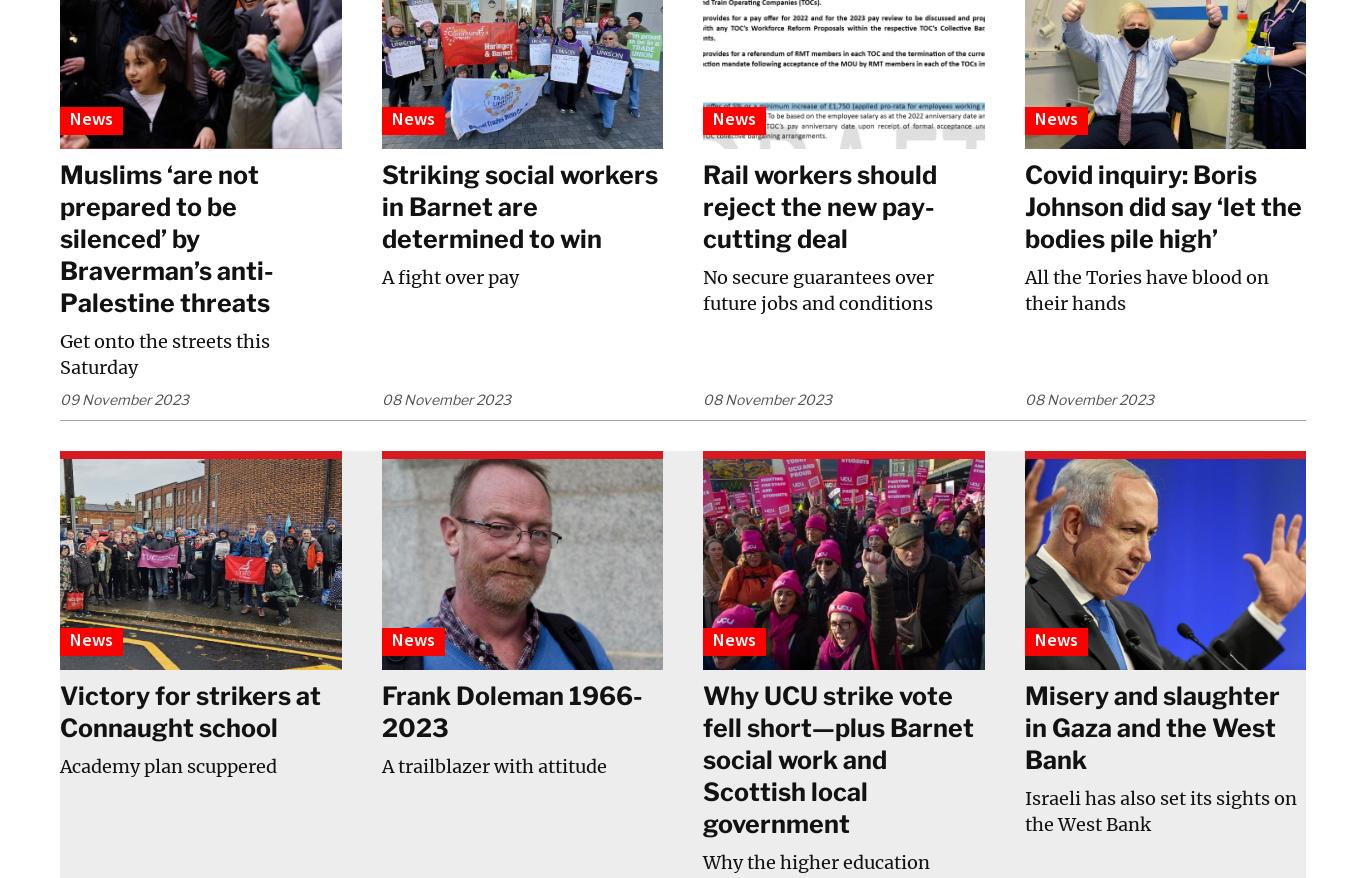 The width and height of the screenshot is (1366, 878). What do you see at coordinates (702, 204) in the screenshot?
I see `'Rail workers should reject the new pay-cutting deal'` at bounding box center [702, 204].